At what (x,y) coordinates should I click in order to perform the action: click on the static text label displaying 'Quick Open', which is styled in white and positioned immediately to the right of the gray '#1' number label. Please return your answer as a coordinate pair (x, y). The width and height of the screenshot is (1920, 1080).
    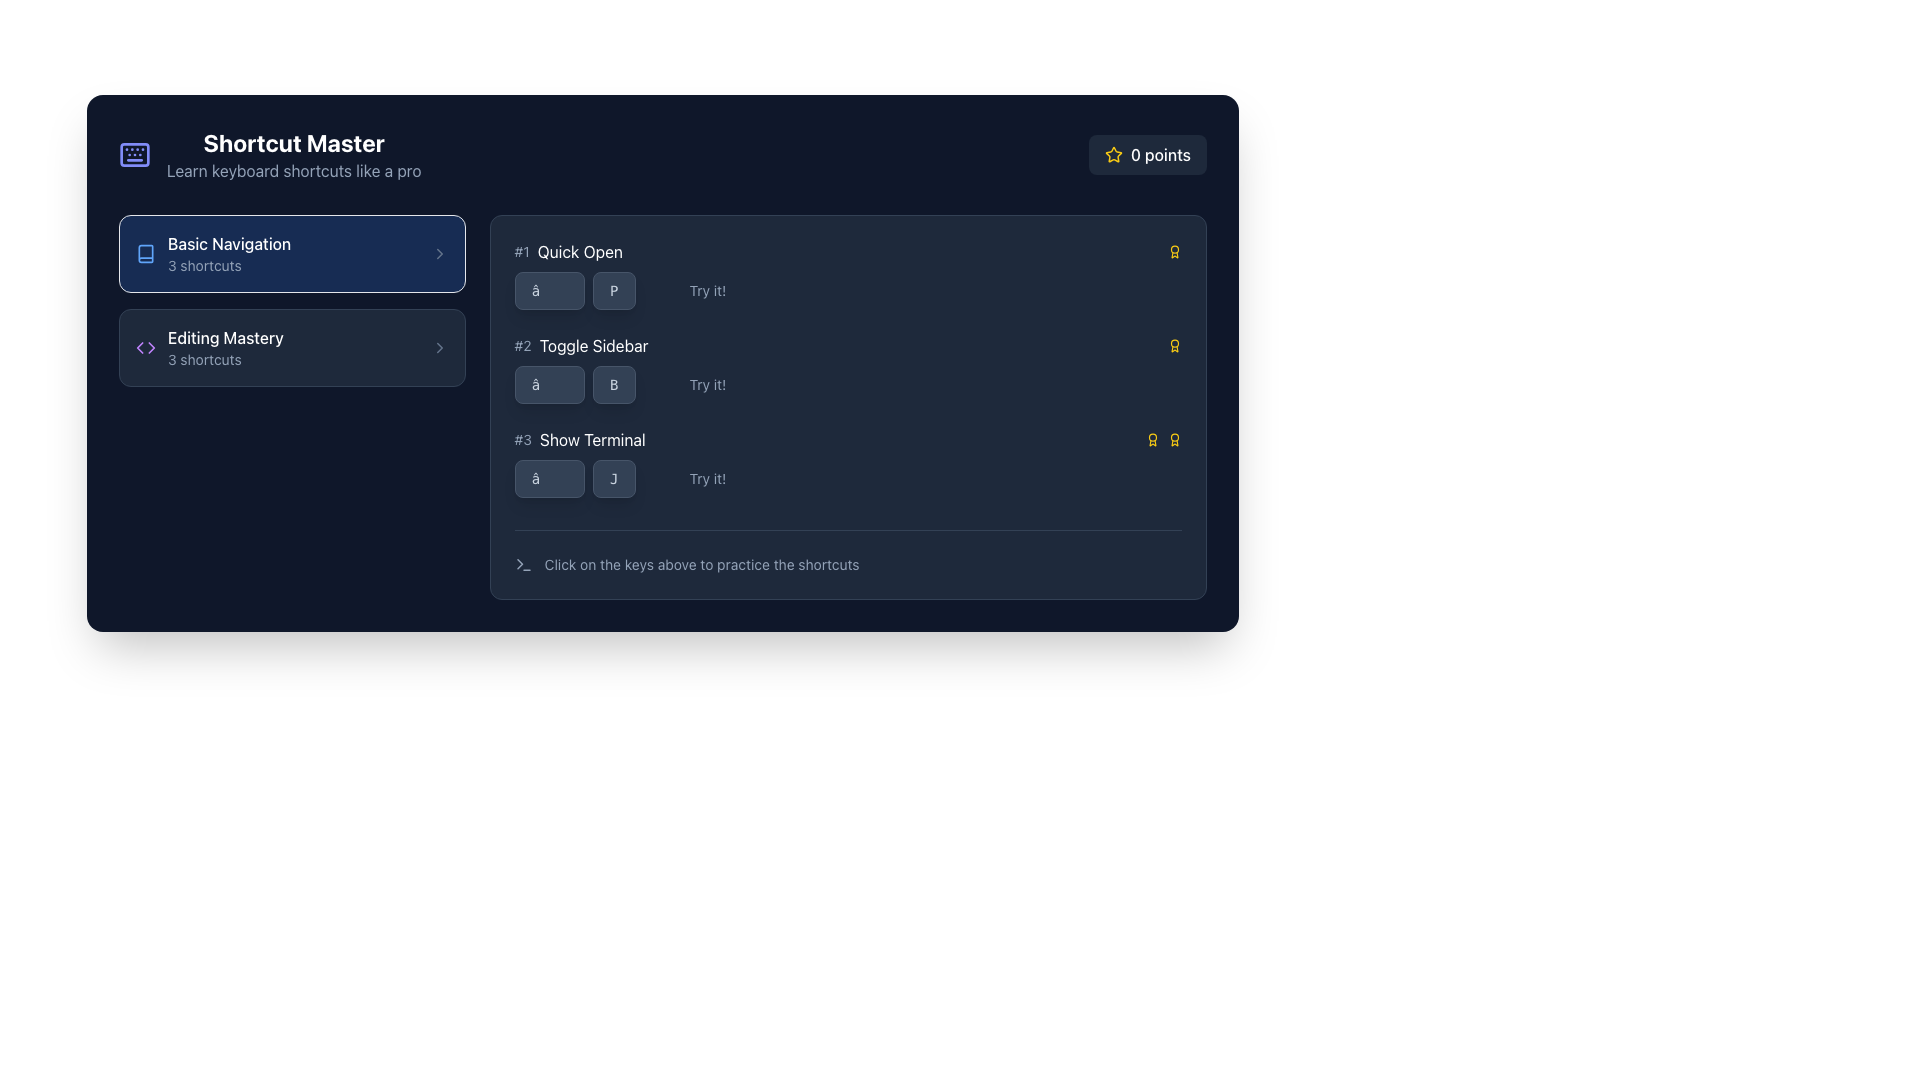
    Looking at the image, I should click on (579, 250).